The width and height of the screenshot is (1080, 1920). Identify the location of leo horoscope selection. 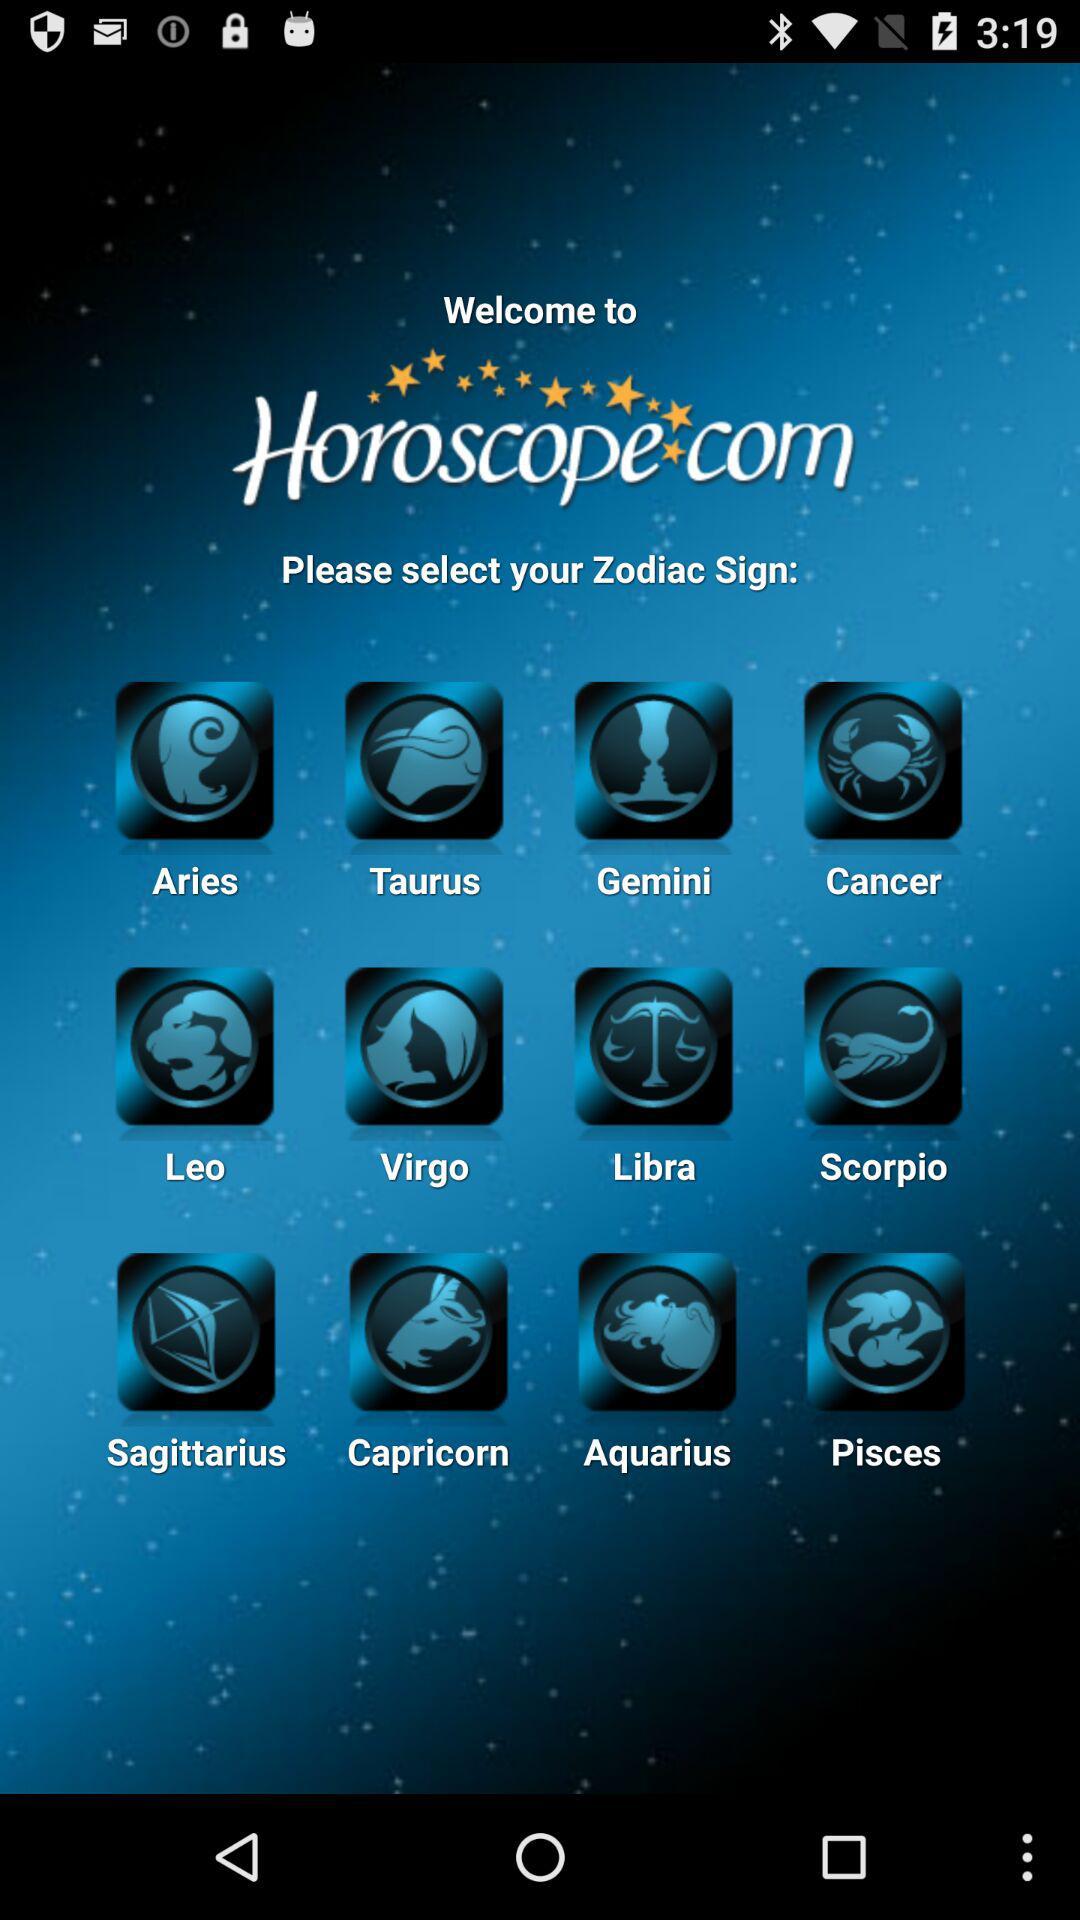
(194, 1042).